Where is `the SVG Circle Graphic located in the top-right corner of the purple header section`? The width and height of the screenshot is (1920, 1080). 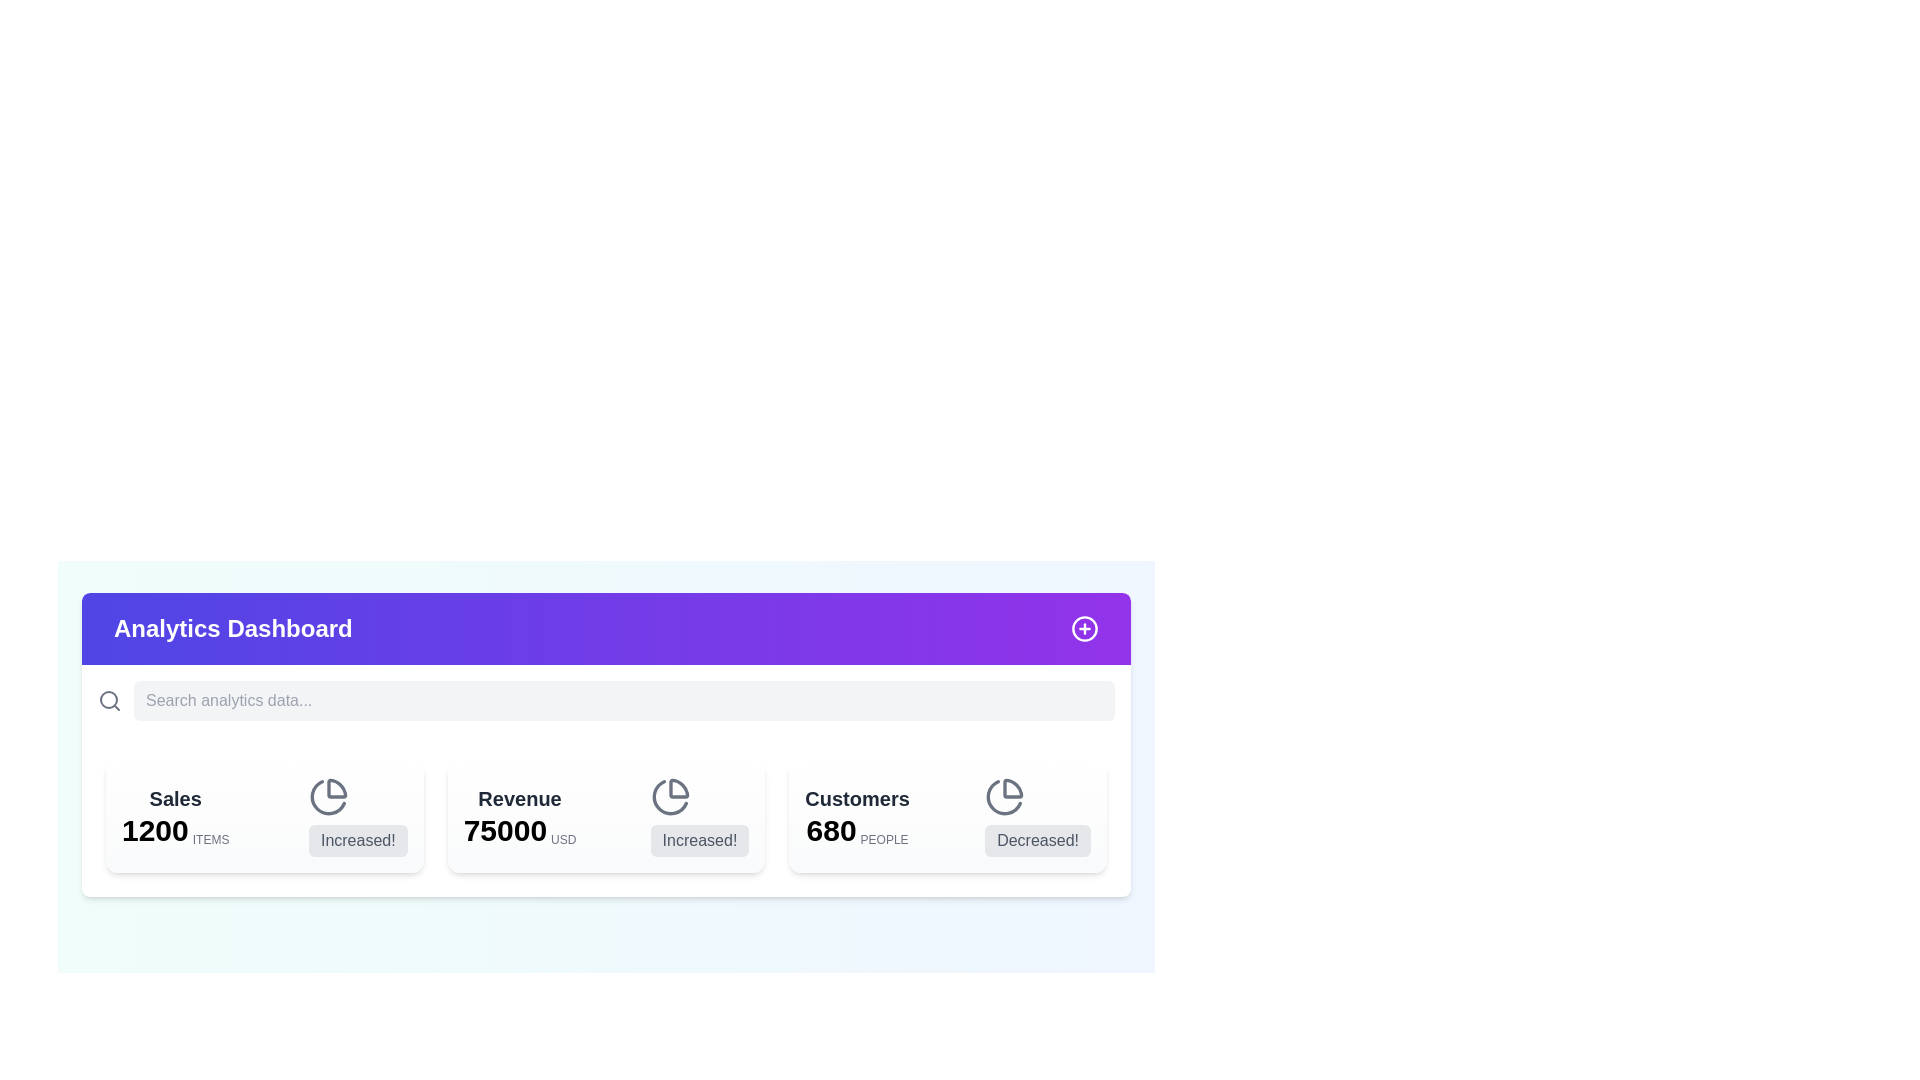
the SVG Circle Graphic located in the top-right corner of the purple header section is located at coordinates (1083, 627).